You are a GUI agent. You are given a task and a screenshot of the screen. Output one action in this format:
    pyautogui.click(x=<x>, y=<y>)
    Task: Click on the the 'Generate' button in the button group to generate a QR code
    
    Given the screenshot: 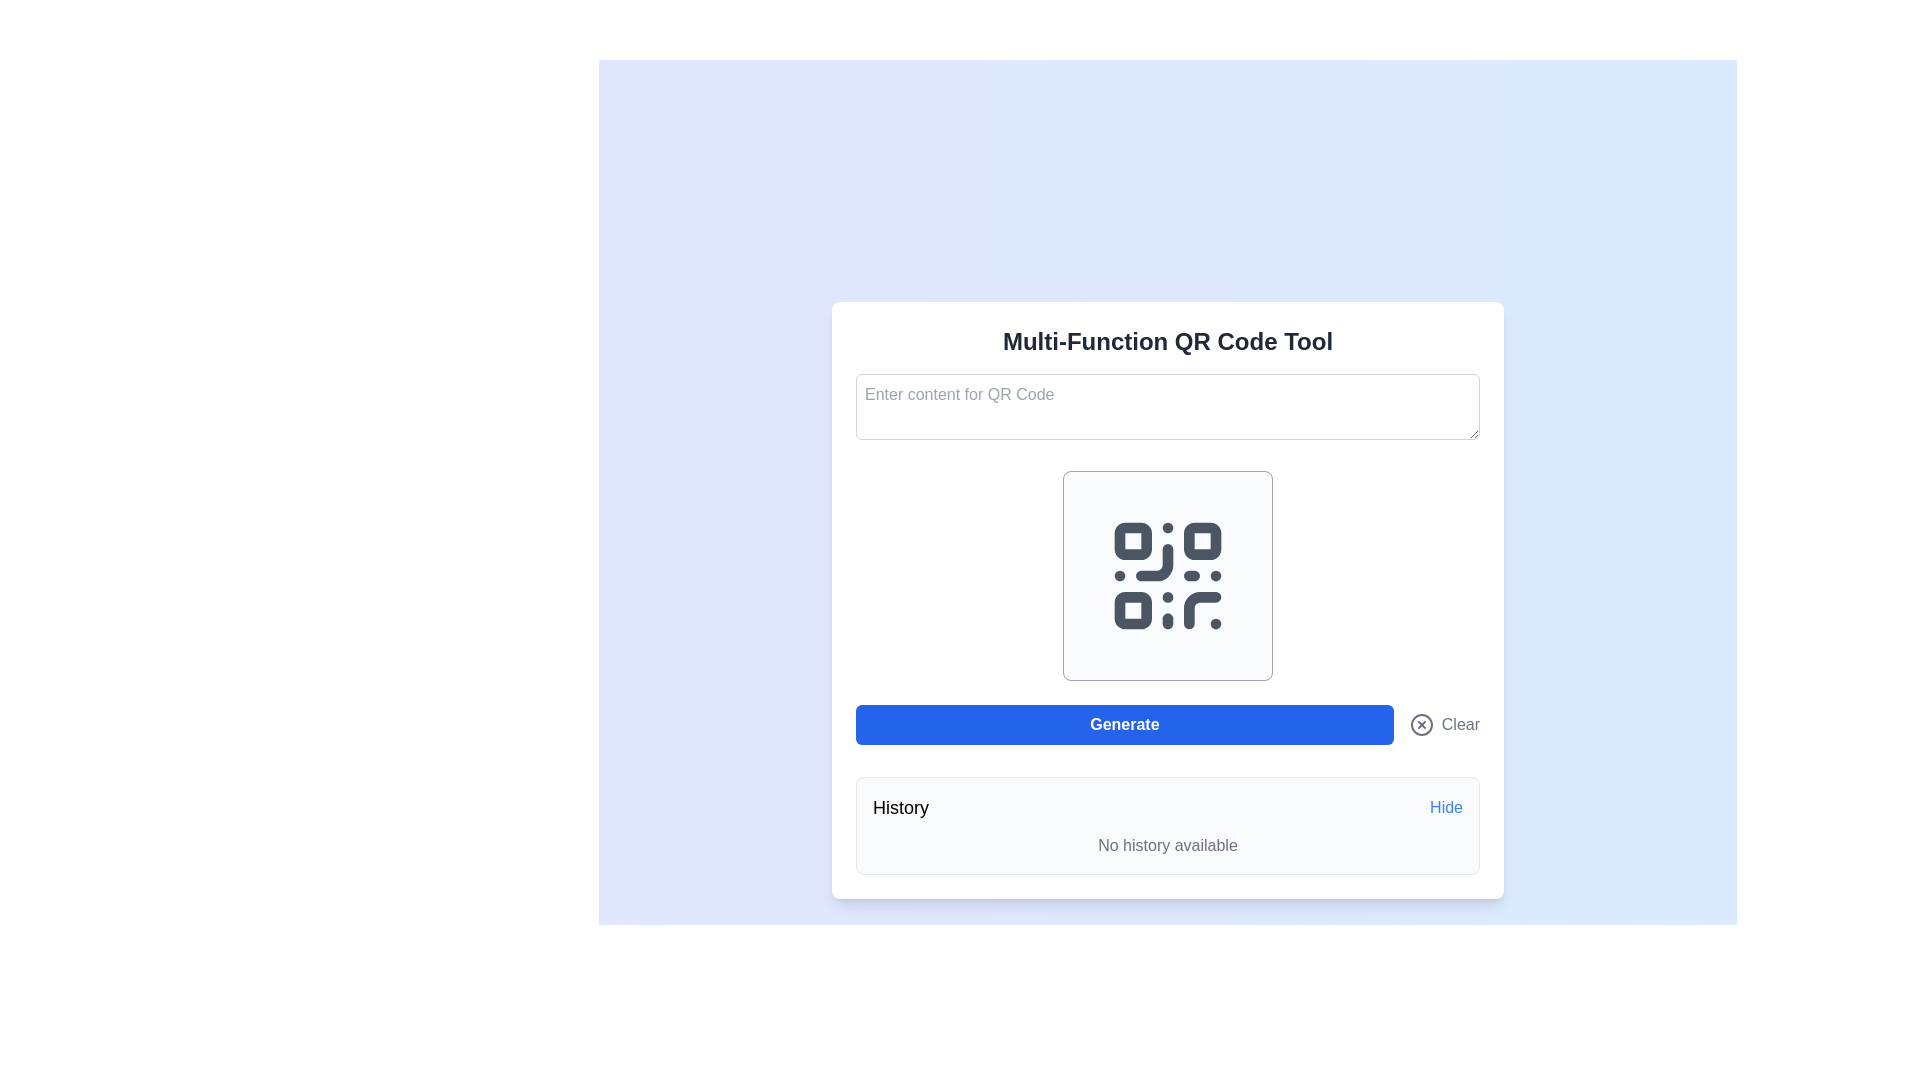 What is the action you would take?
    pyautogui.click(x=1167, y=724)
    